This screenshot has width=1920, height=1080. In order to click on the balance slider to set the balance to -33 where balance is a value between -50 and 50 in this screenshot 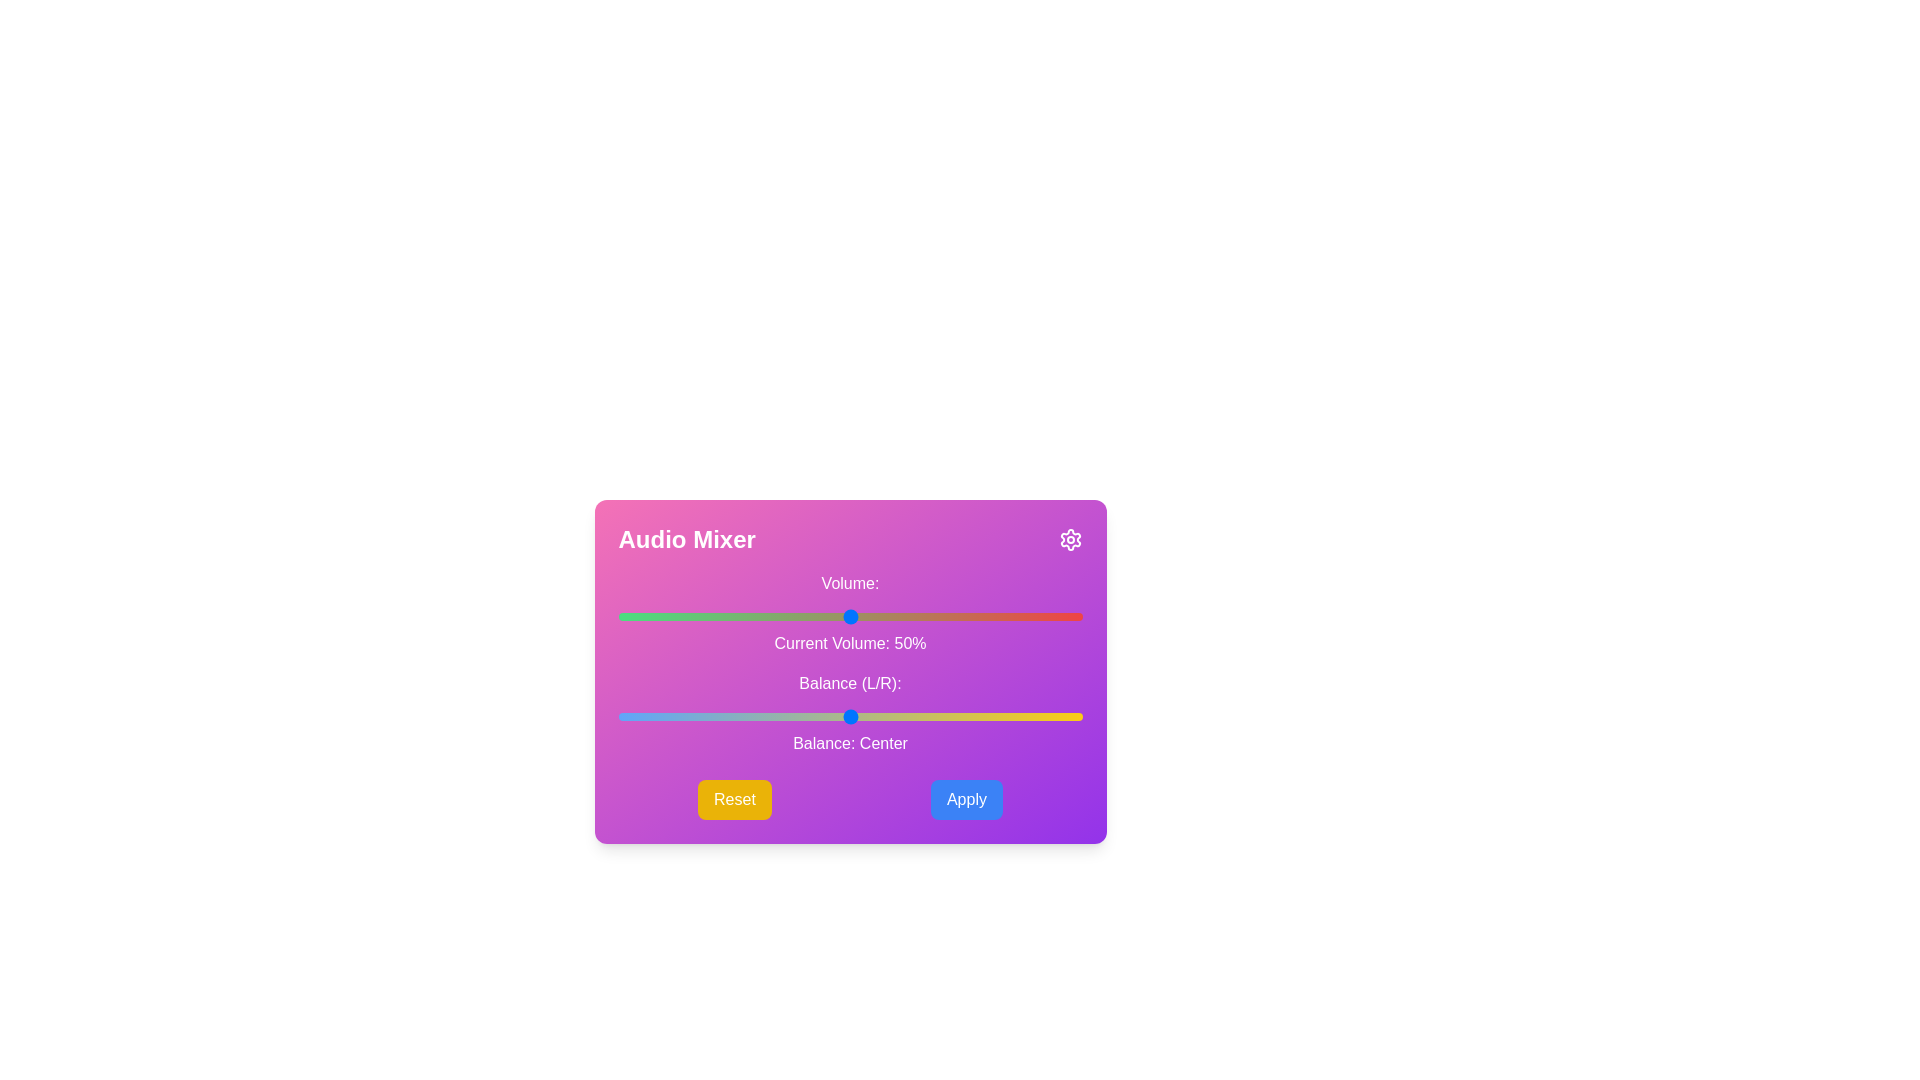, I will do `click(697, 716)`.